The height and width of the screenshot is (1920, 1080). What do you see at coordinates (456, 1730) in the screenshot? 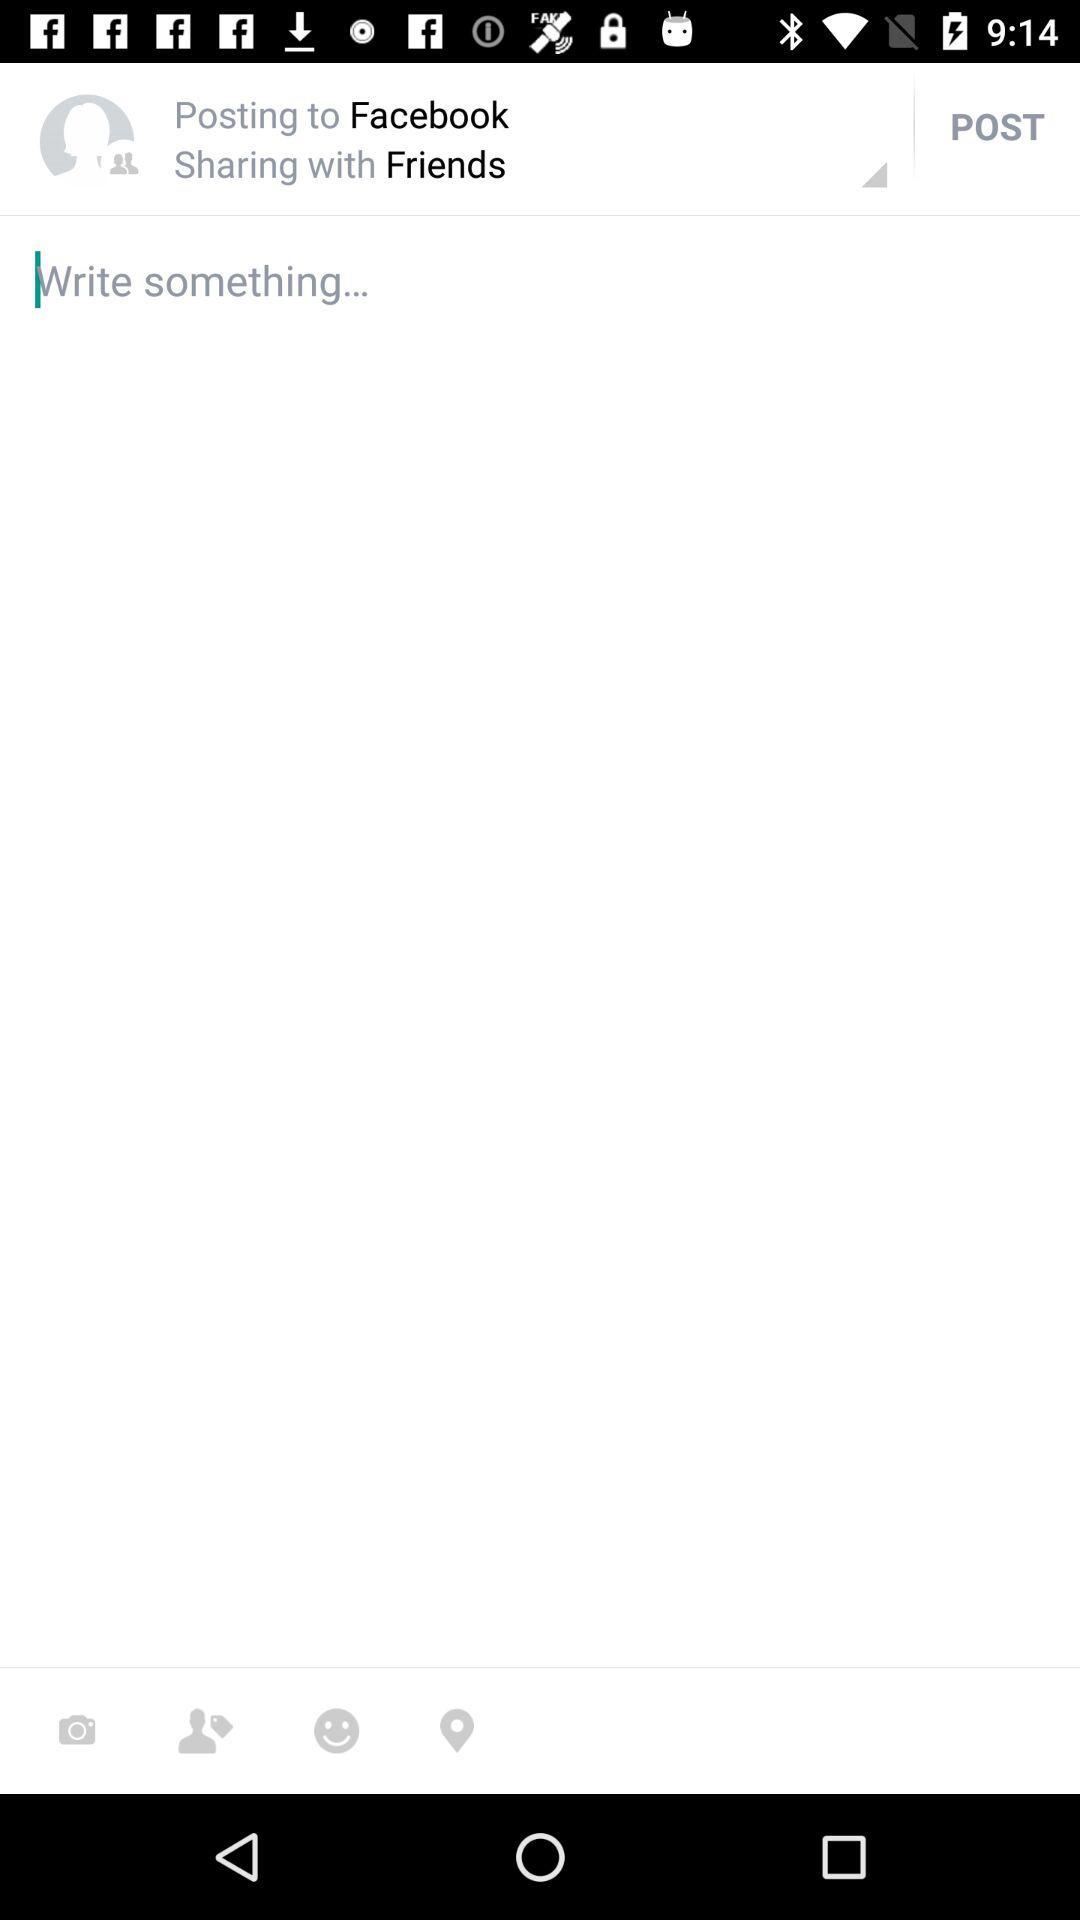
I see `the location icon` at bounding box center [456, 1730].